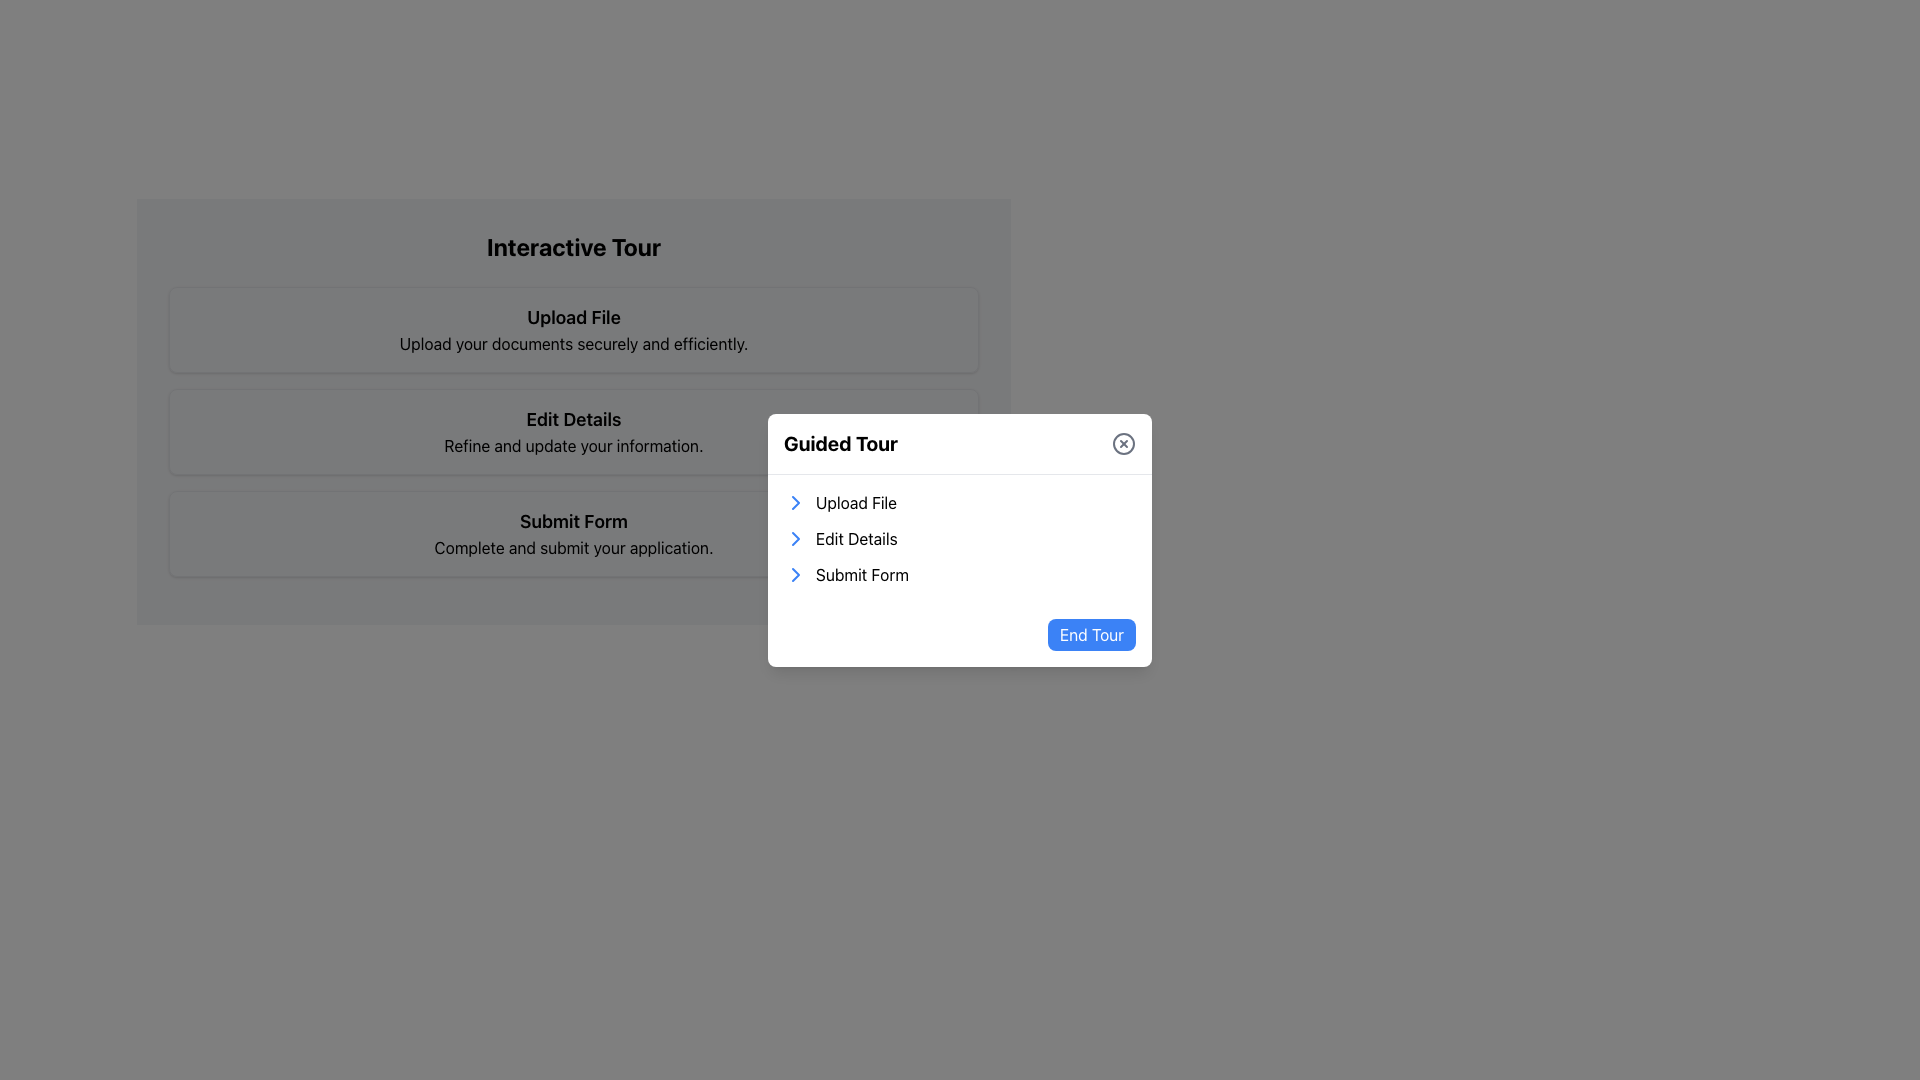 The image size is (1920, 1080). Describe the element at coordinates (573, 245) in the screenshot. I see `large, bold, centered header text that reads 'Interactive Tour.'` at that location.